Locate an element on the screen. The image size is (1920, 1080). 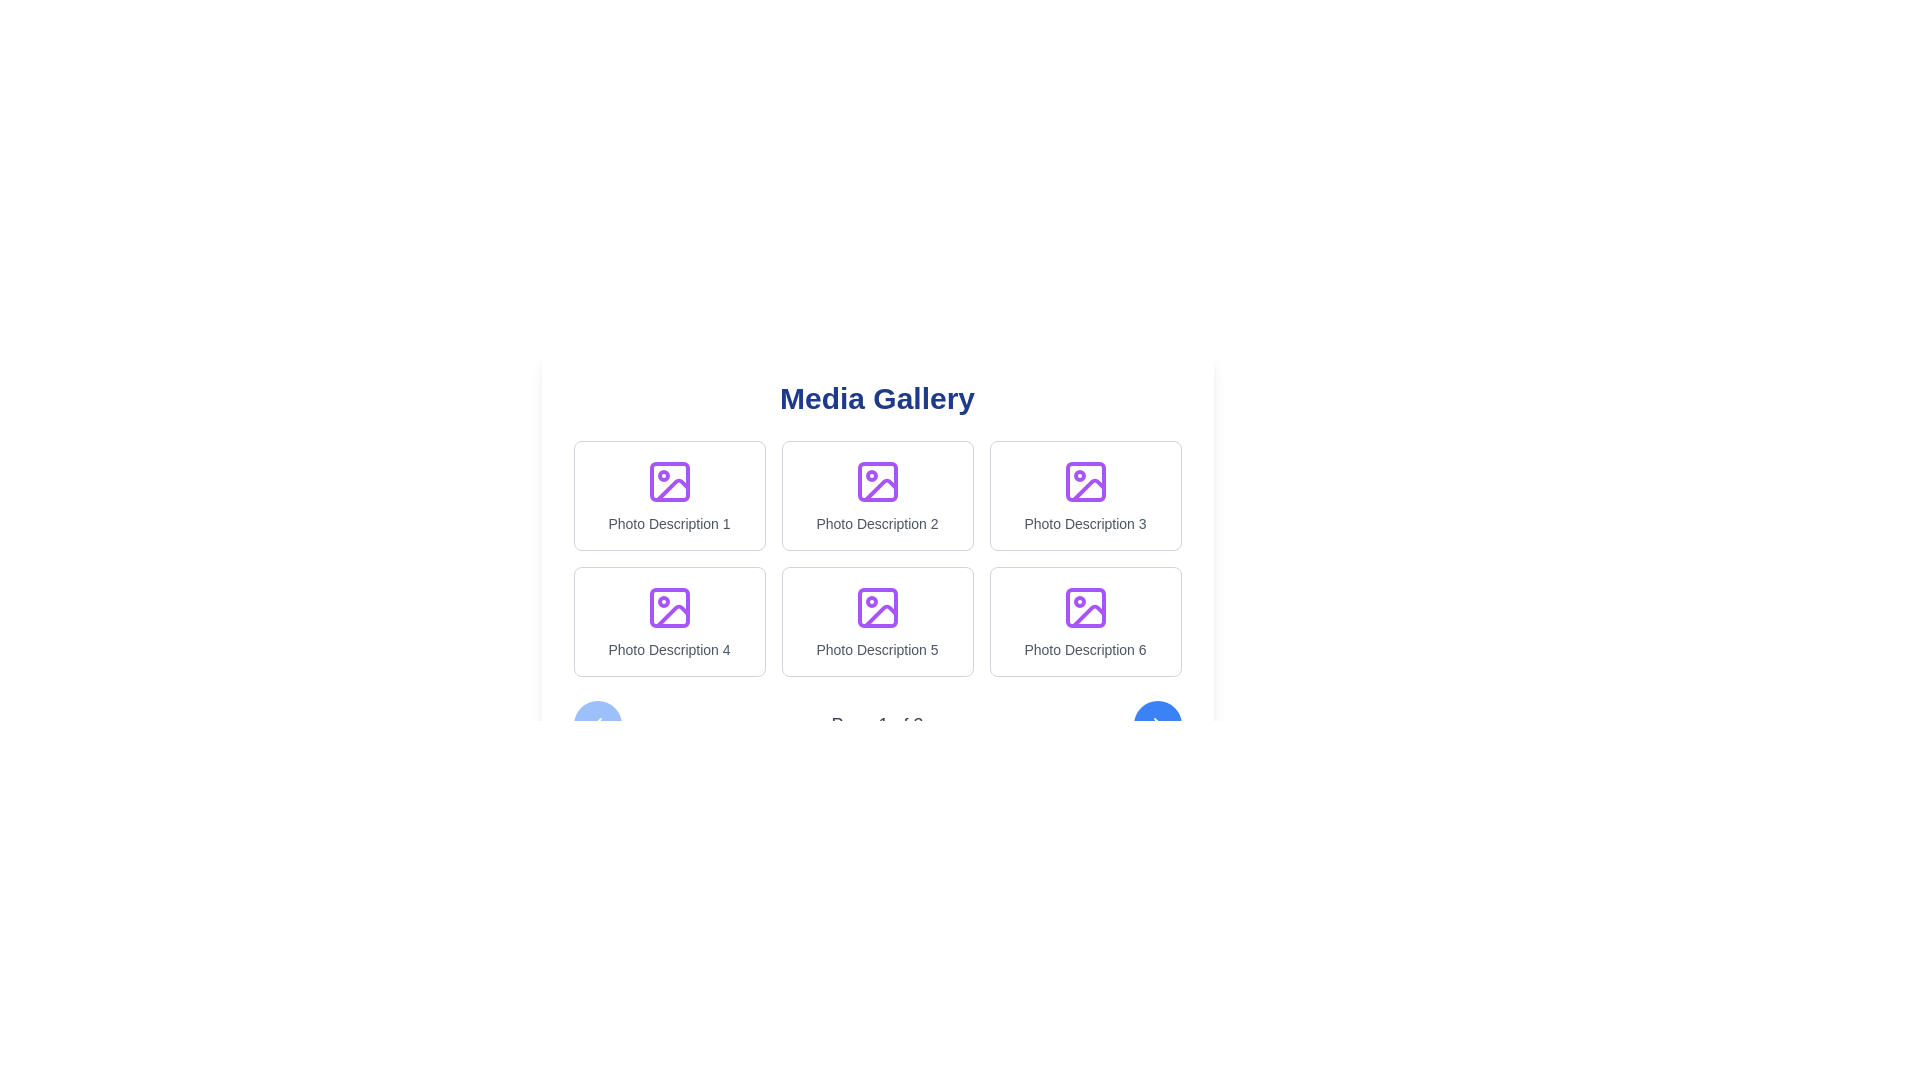
the graphical decoration element within the fourth thumbnail of the 'Media Gallery' grid, associated with 'Photo Description 4' is located at coordinates (669, 607).